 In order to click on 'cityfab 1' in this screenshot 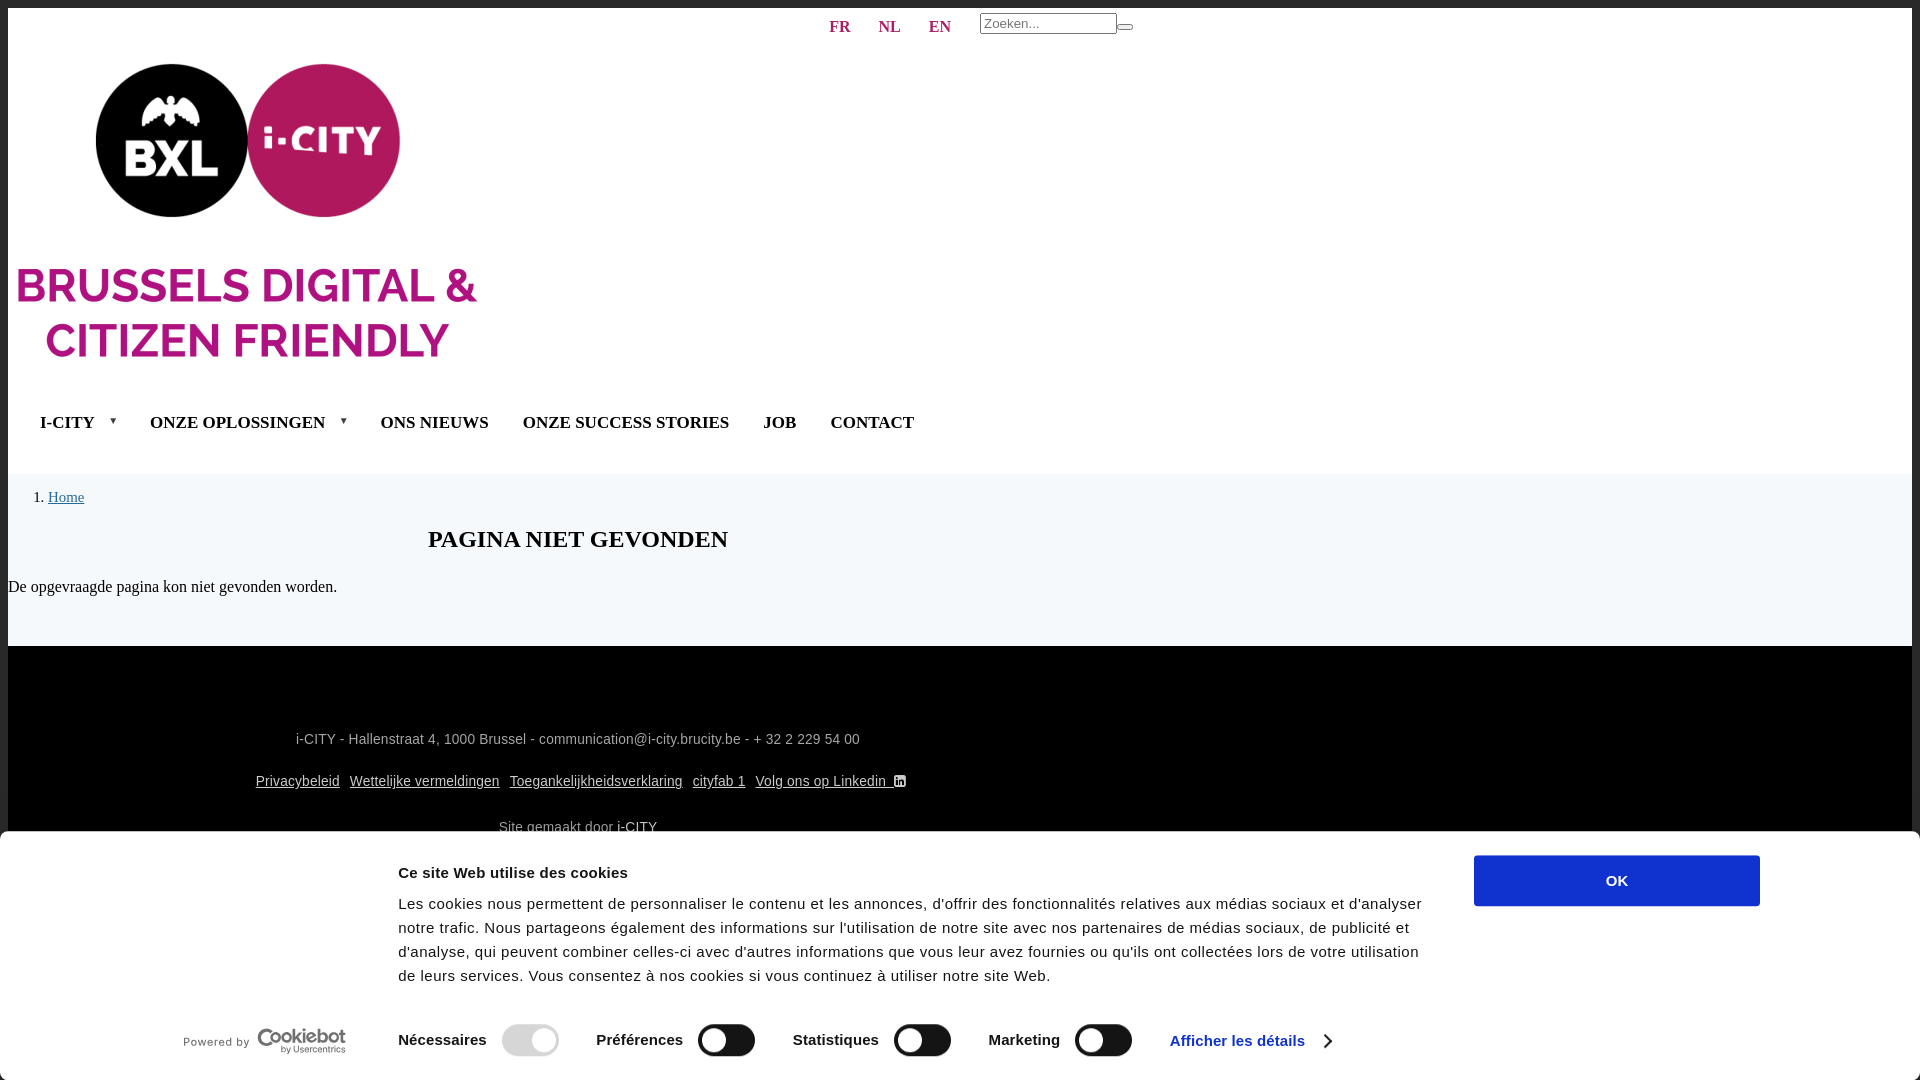, I will do `click(719, 780)`.